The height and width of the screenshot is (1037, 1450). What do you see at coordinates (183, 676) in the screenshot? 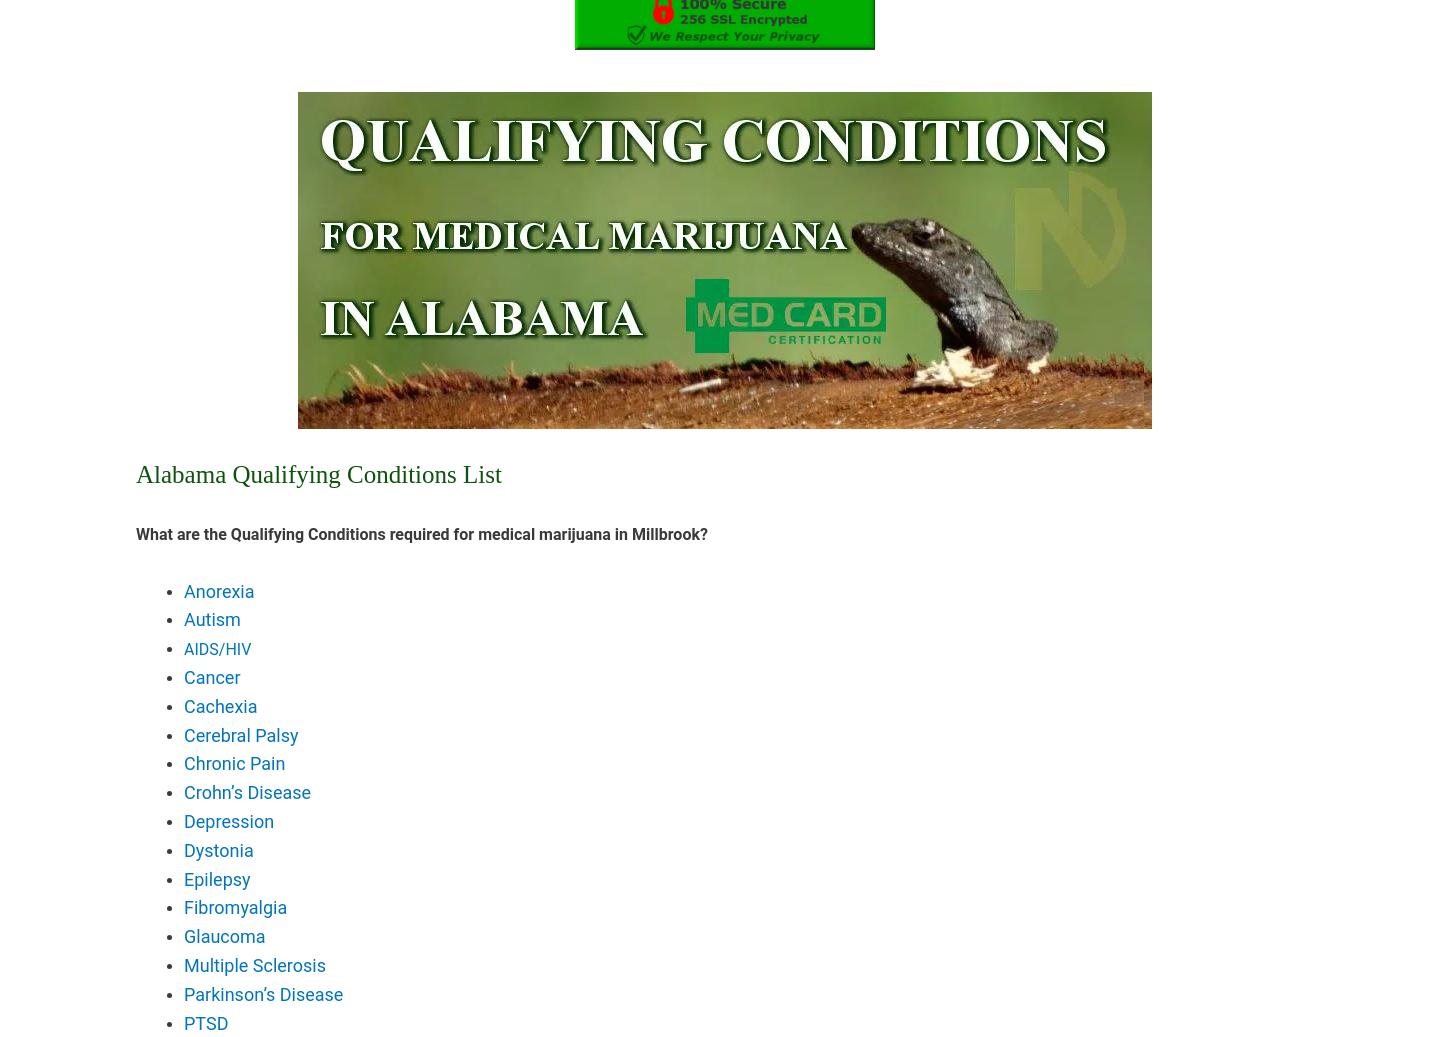
I see `'Cancer'` at bounding box center [183, 676].